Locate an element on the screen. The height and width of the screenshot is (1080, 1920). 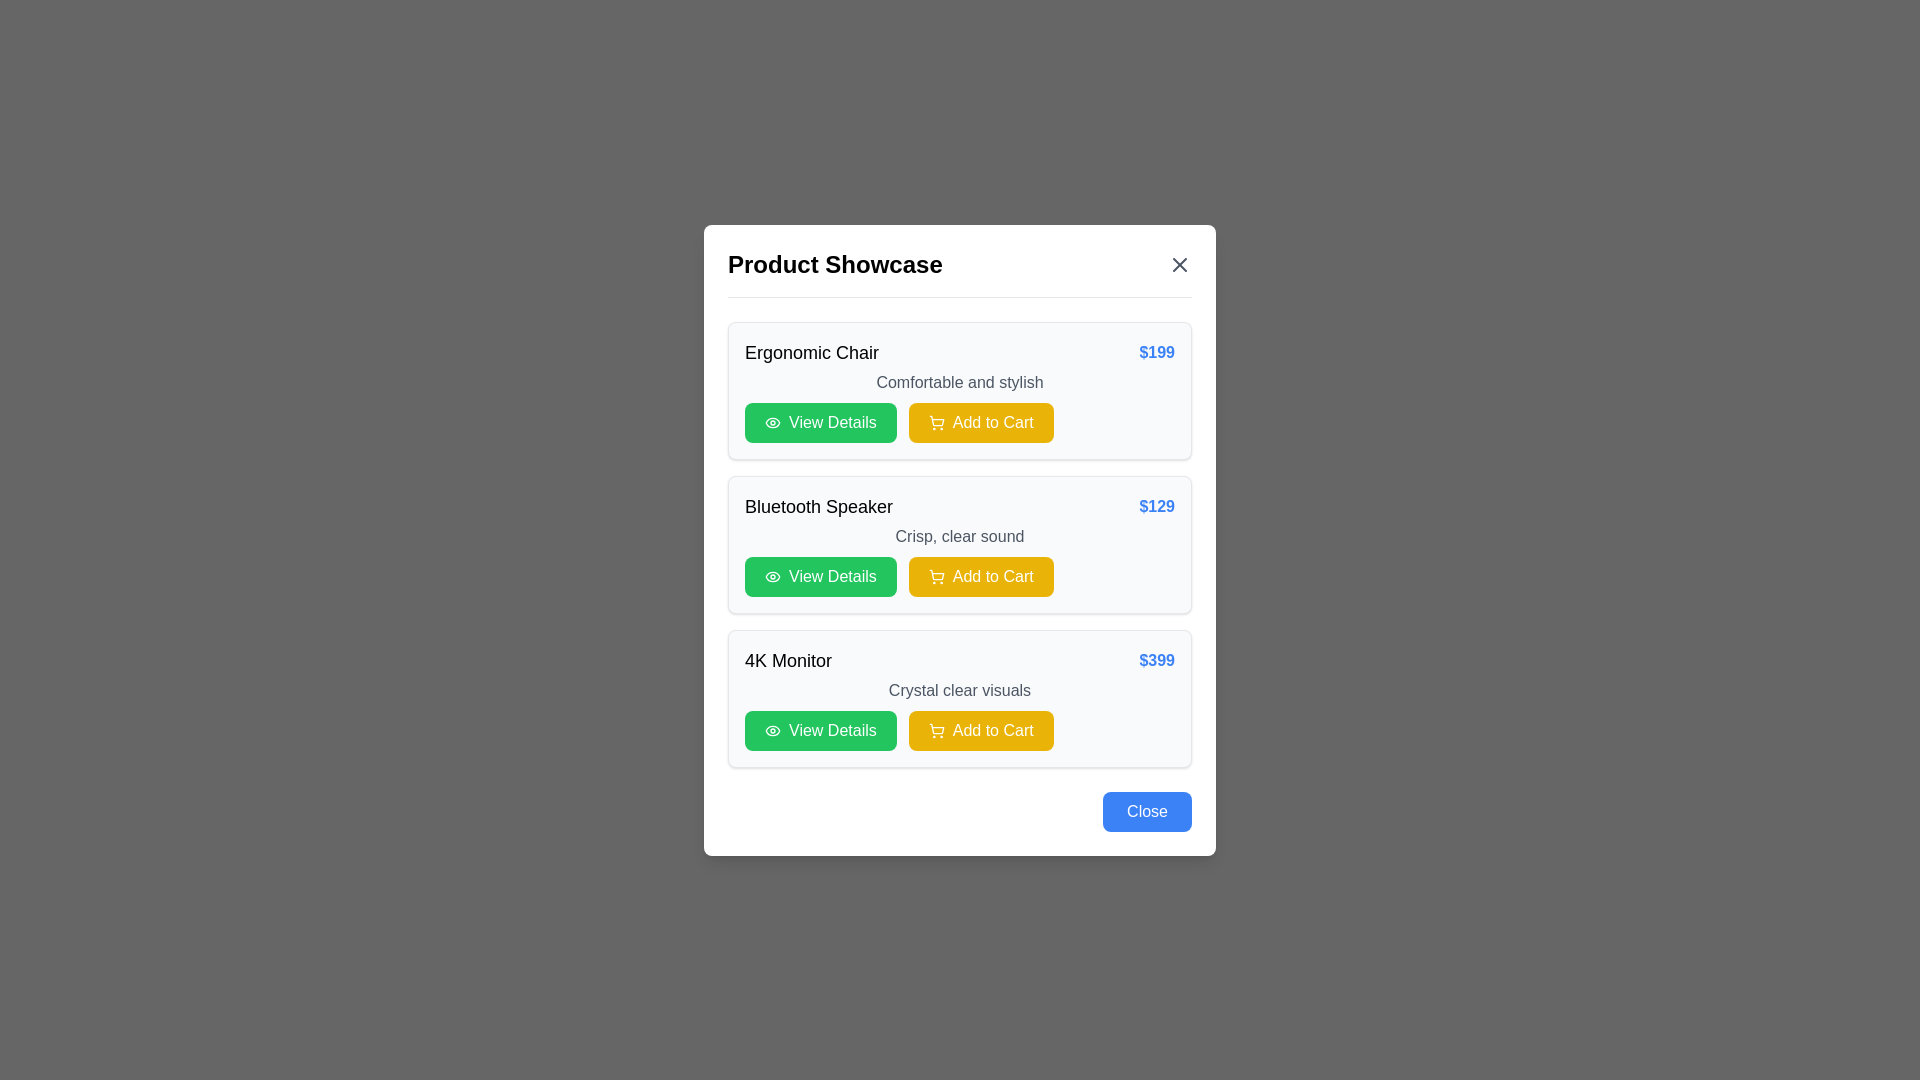
the outer oval boundary of the eye icon in the 'View Details' button for the 'Bluetooth Speaker' item in the 'Product Showcase' modal is located at coordinates (771, 576).